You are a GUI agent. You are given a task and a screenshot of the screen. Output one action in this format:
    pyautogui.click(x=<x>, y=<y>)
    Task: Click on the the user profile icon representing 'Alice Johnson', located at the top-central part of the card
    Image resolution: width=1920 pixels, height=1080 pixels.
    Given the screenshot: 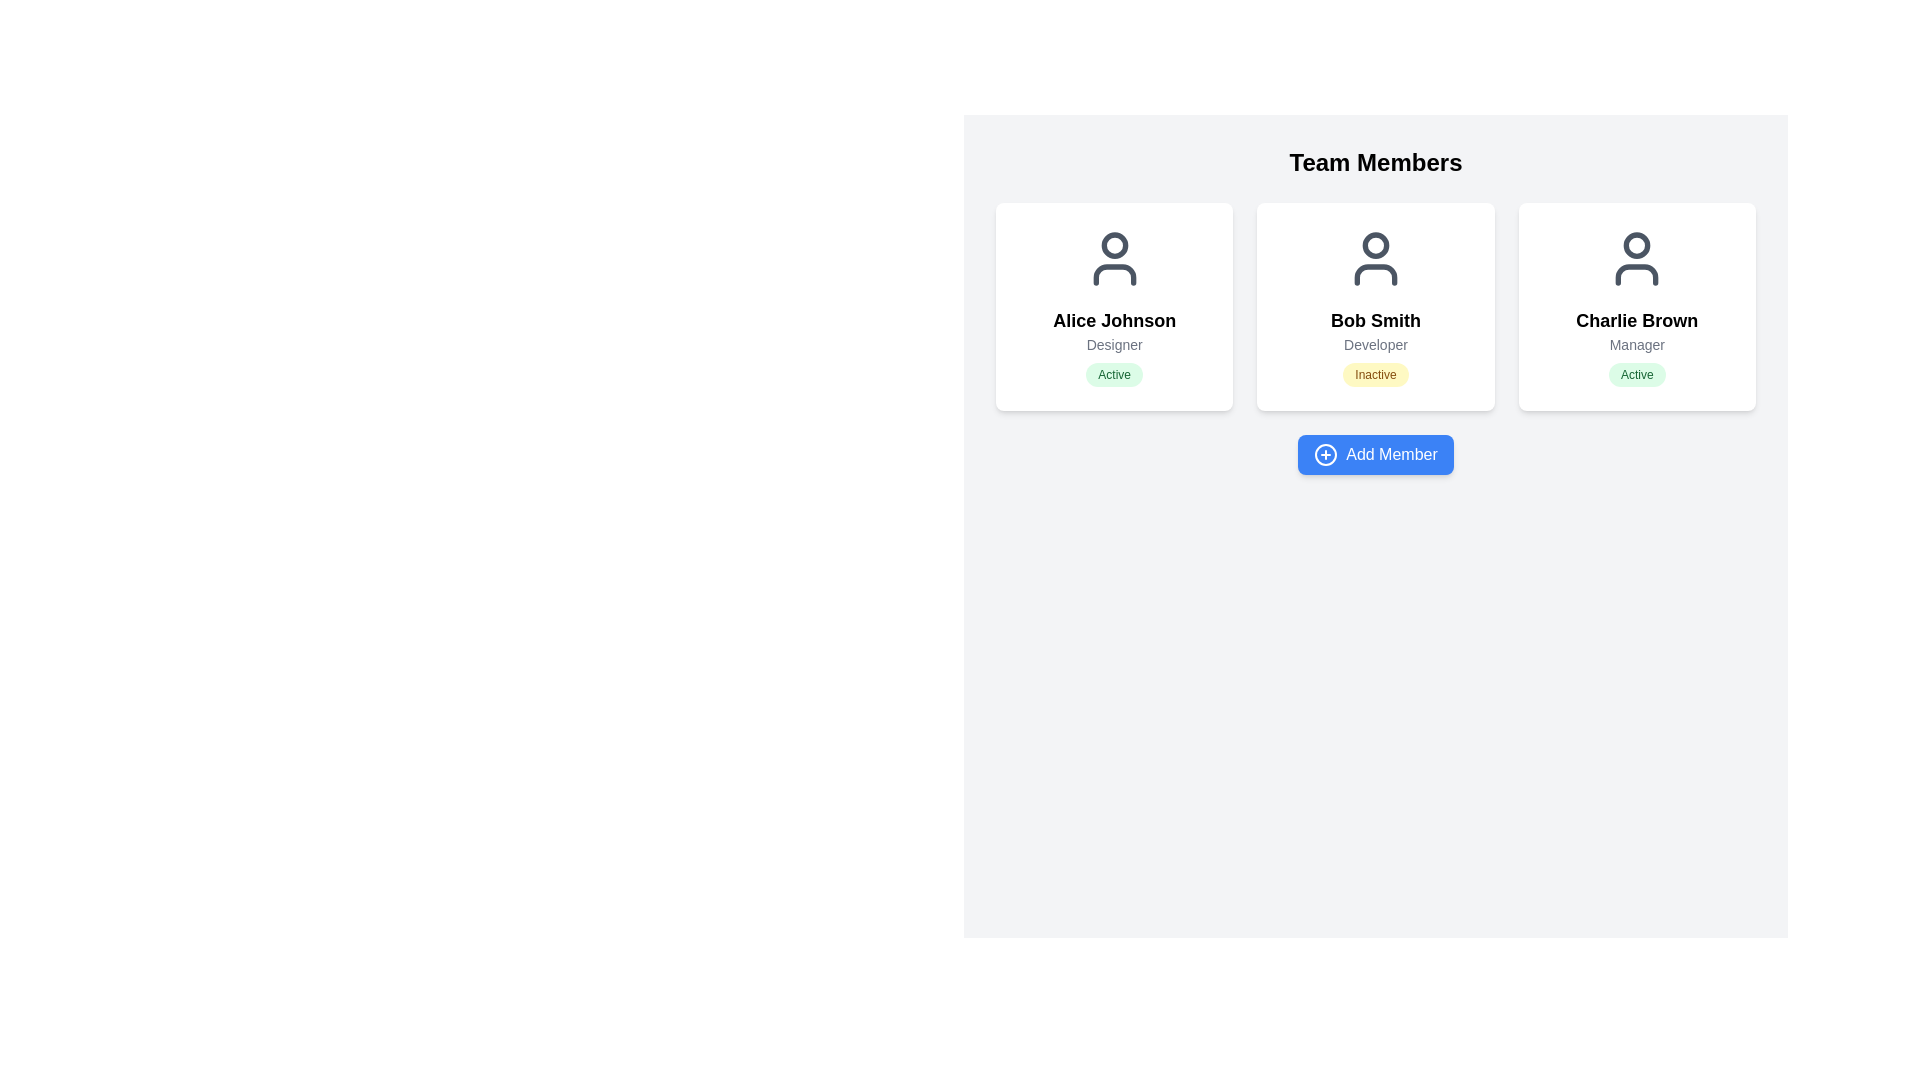 What is the action you would take?
    pyautogui.click(x=1113, y=257)
    